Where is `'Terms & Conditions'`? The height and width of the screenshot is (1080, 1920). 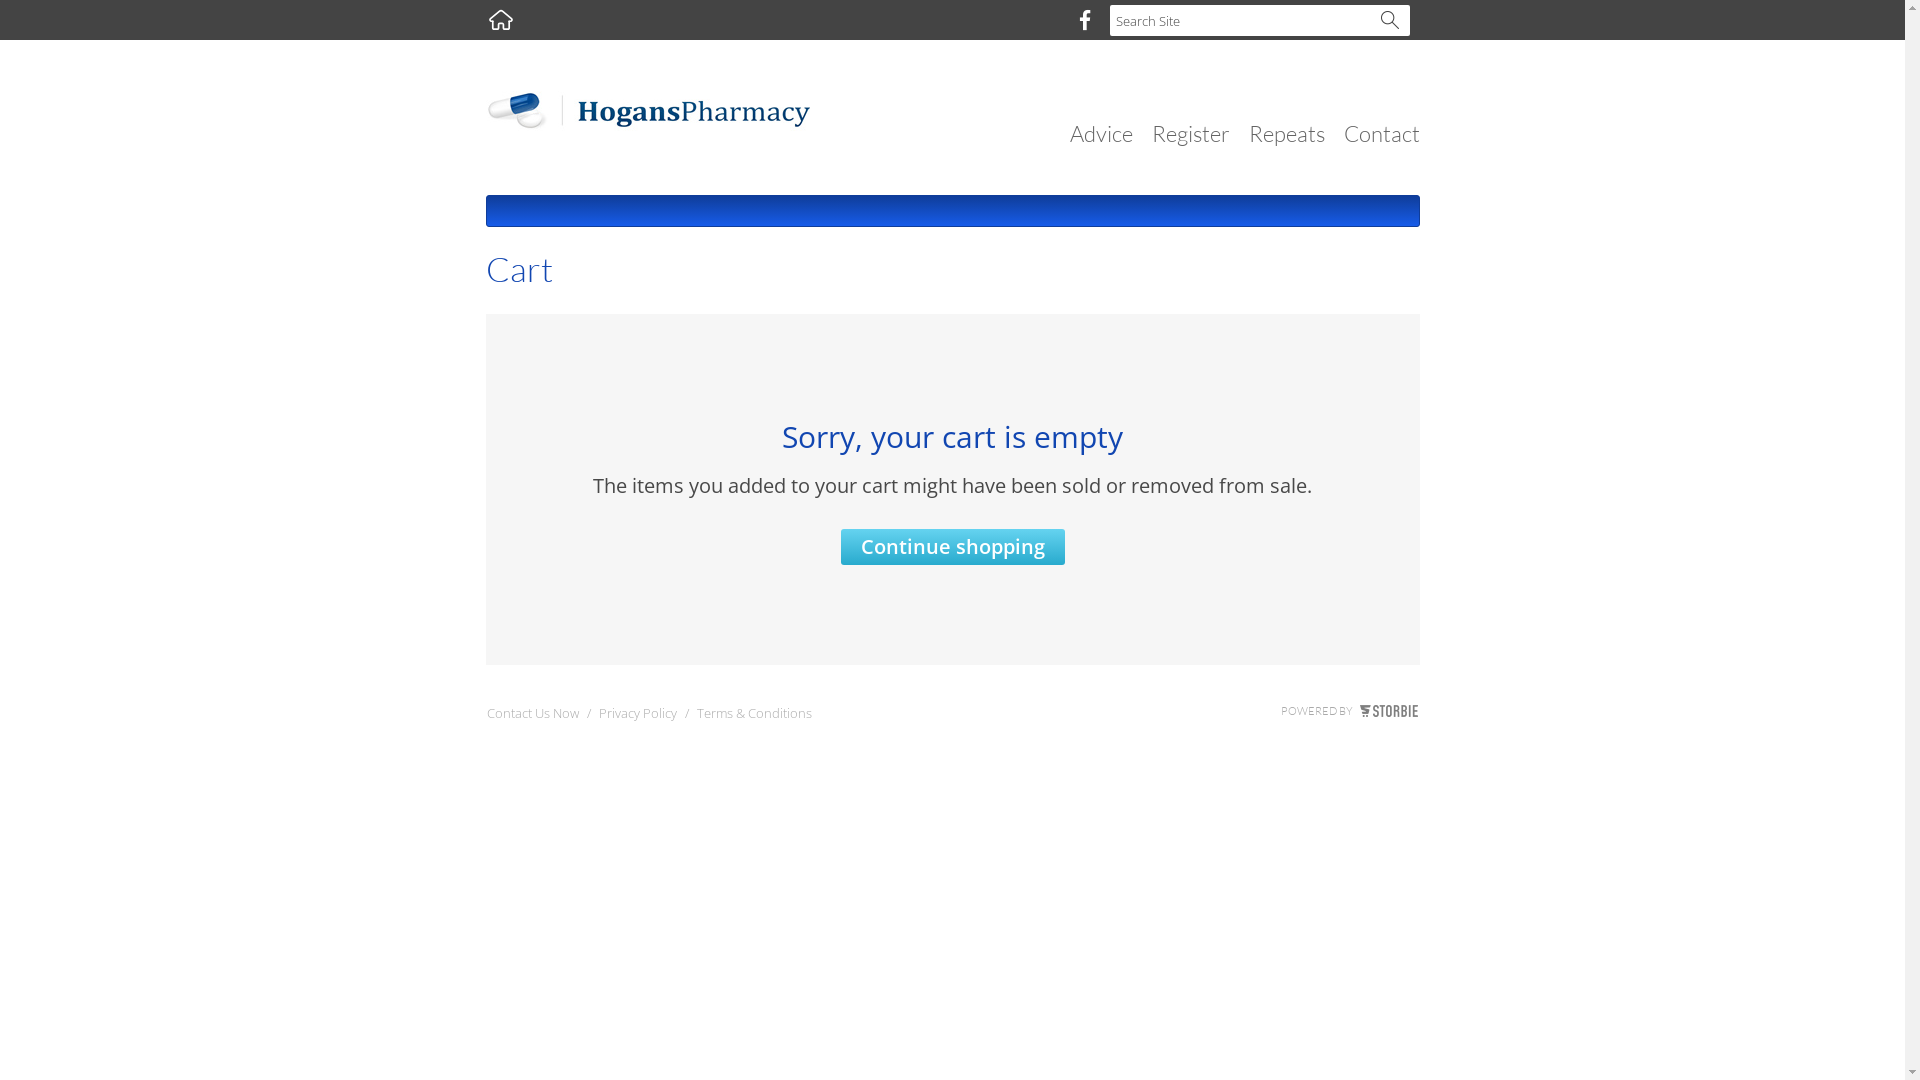
'Terms & Conditions' is located at coordinates (752, 716).